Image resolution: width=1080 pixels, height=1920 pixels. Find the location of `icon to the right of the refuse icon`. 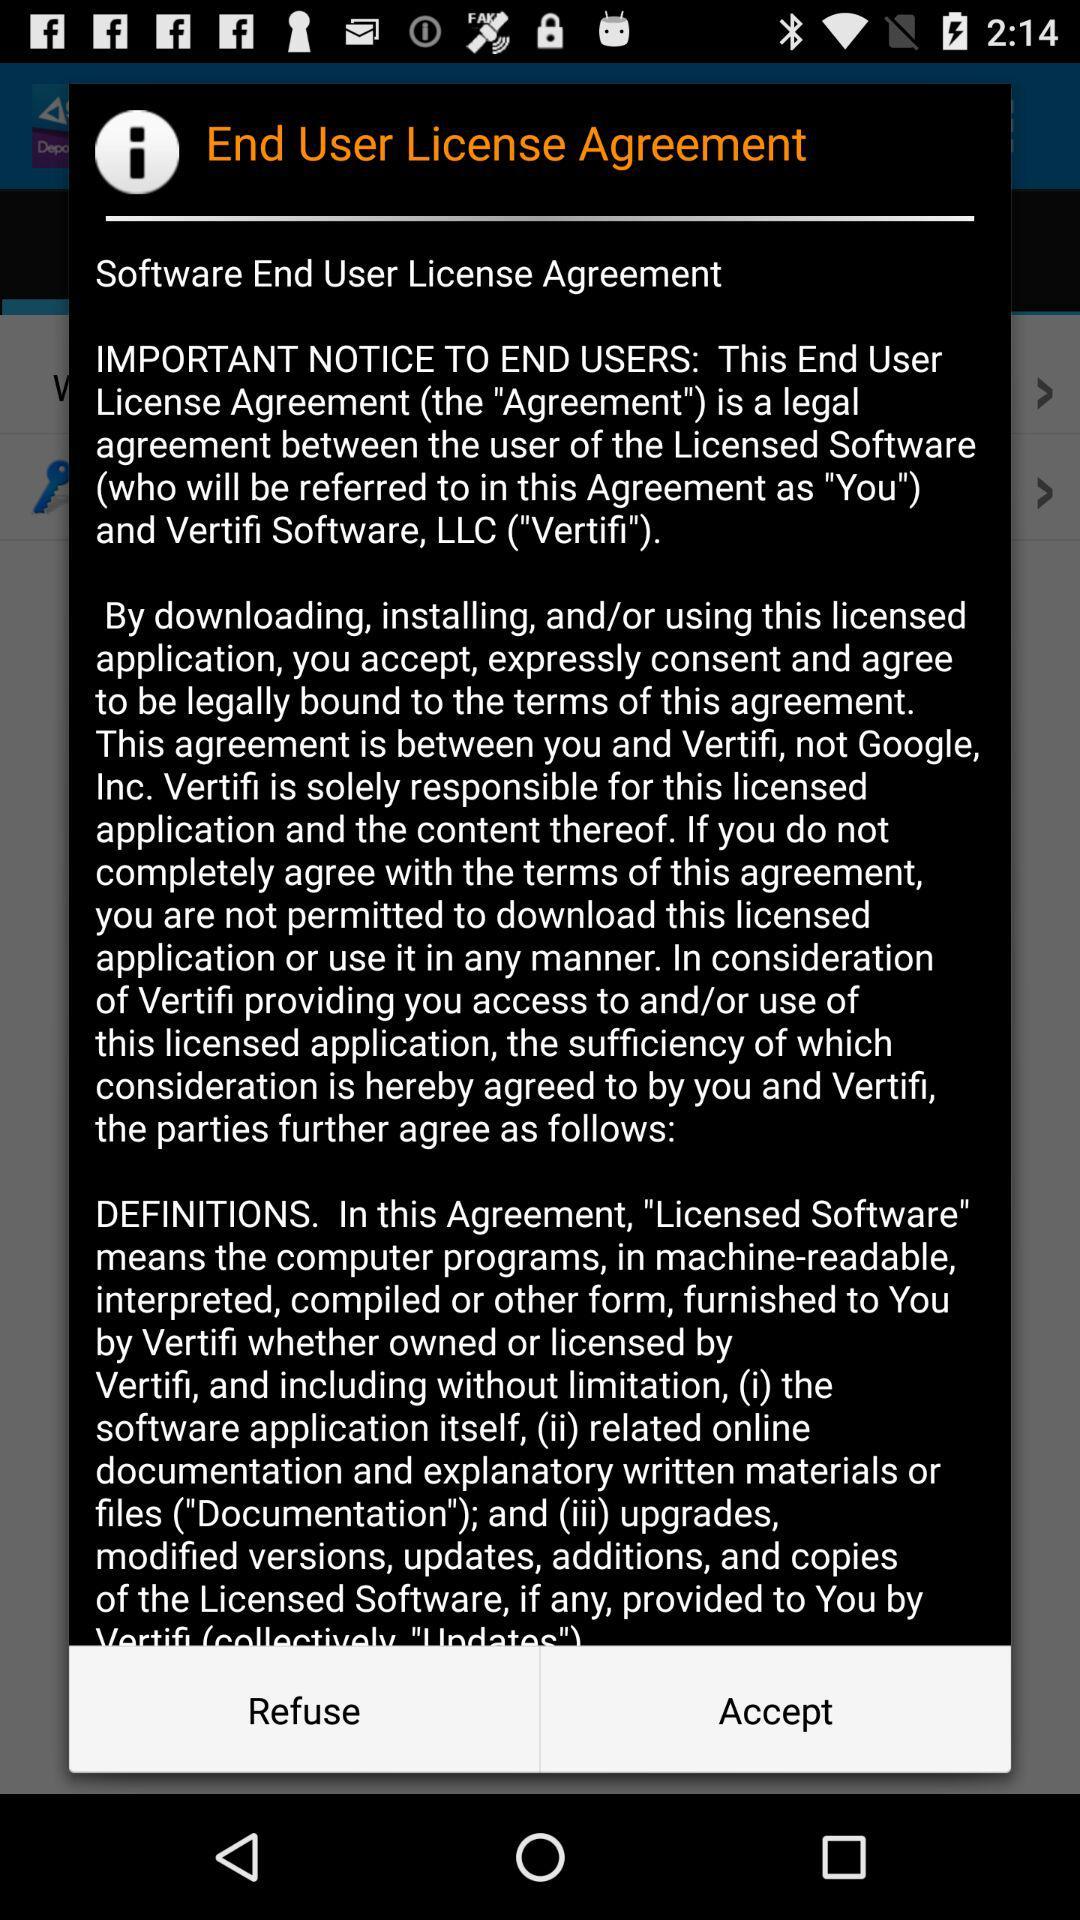

icon to the right of the refuse icon is located at coordinates (774, 1708).